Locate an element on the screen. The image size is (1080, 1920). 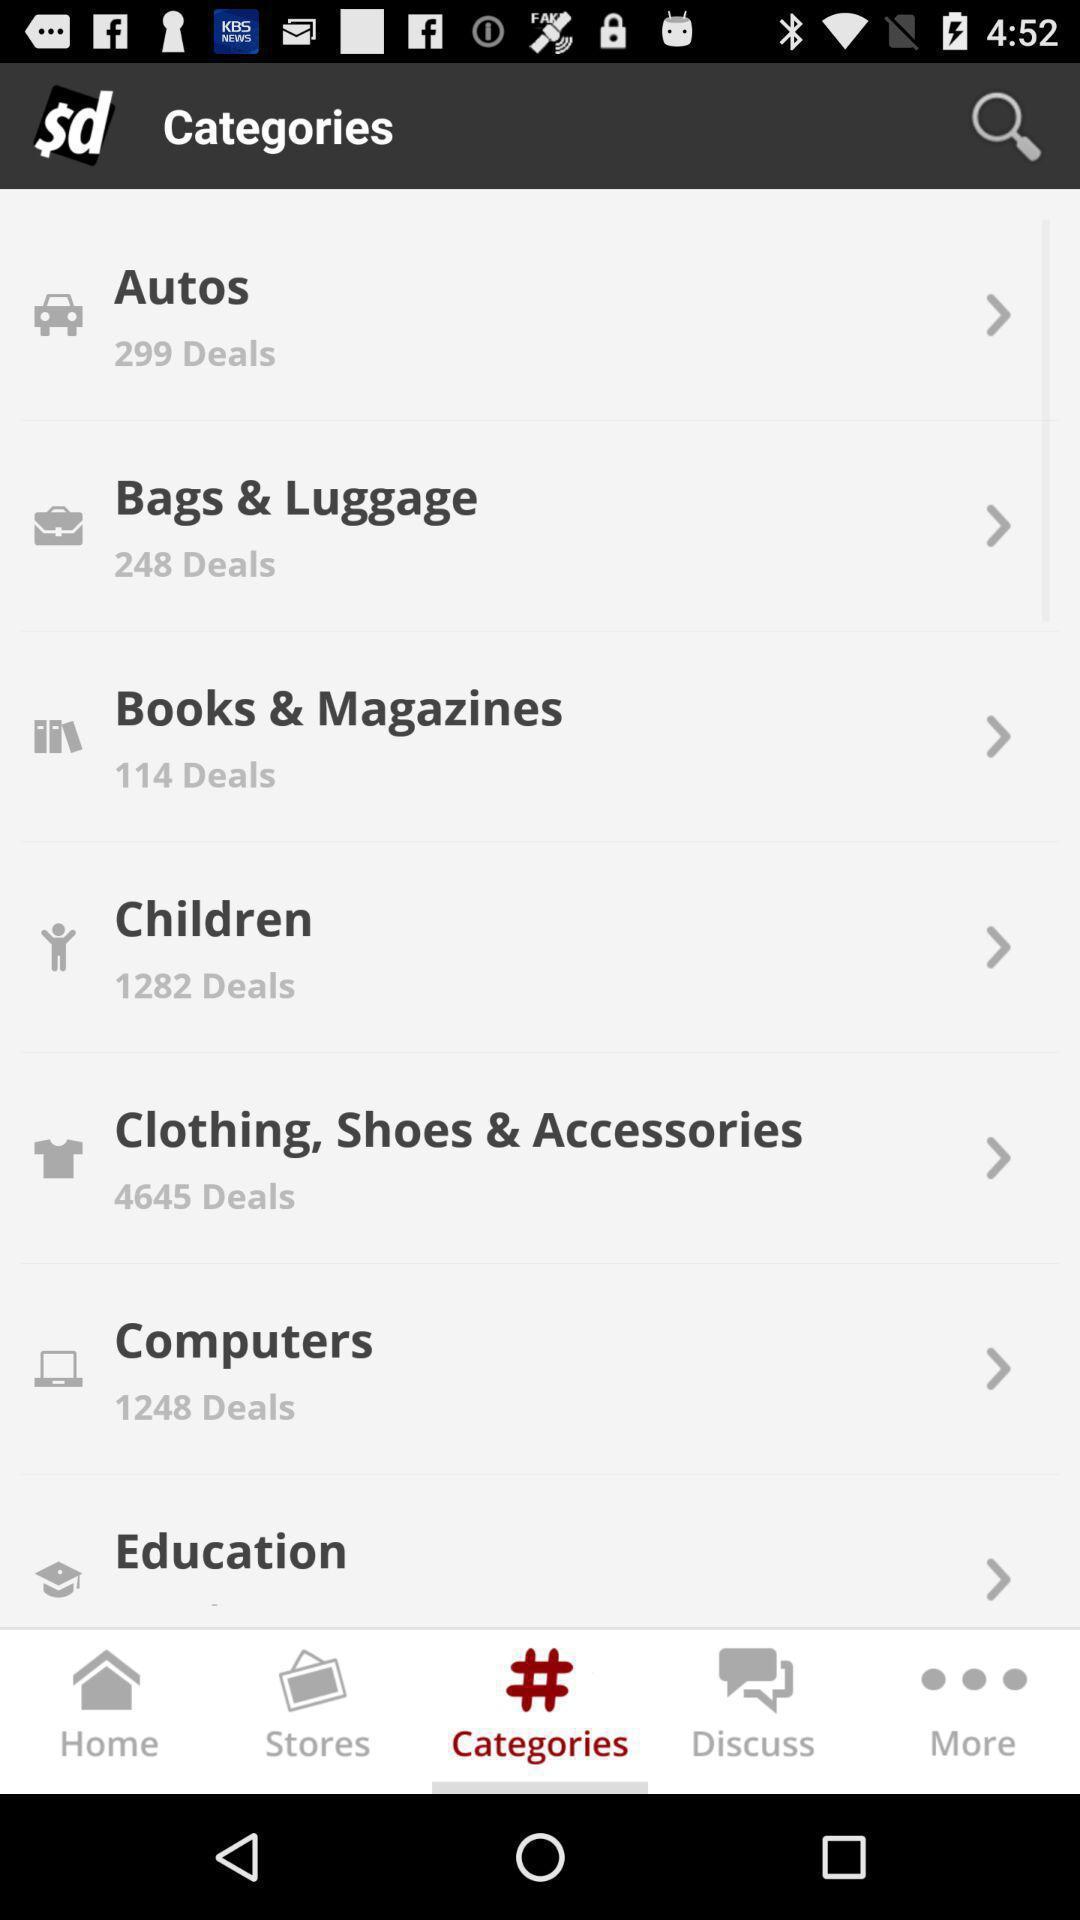
more options is located at coordinates (970, 1714).